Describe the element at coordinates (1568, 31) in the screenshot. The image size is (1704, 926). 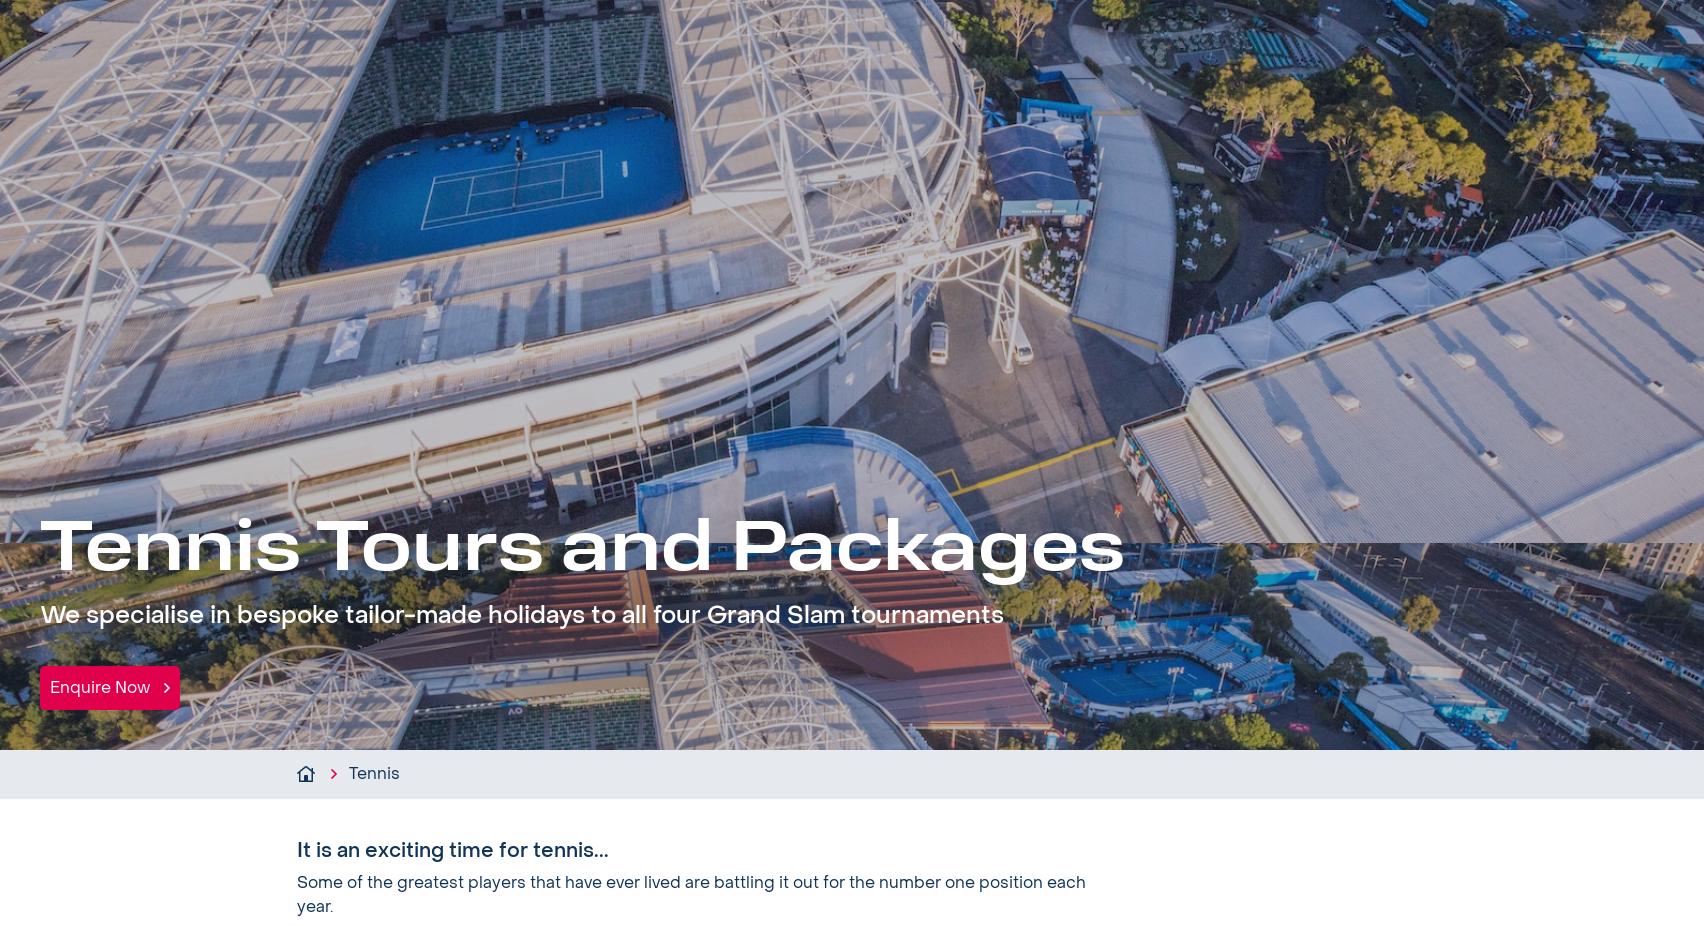
I see `'01244 729 888'` at that location.